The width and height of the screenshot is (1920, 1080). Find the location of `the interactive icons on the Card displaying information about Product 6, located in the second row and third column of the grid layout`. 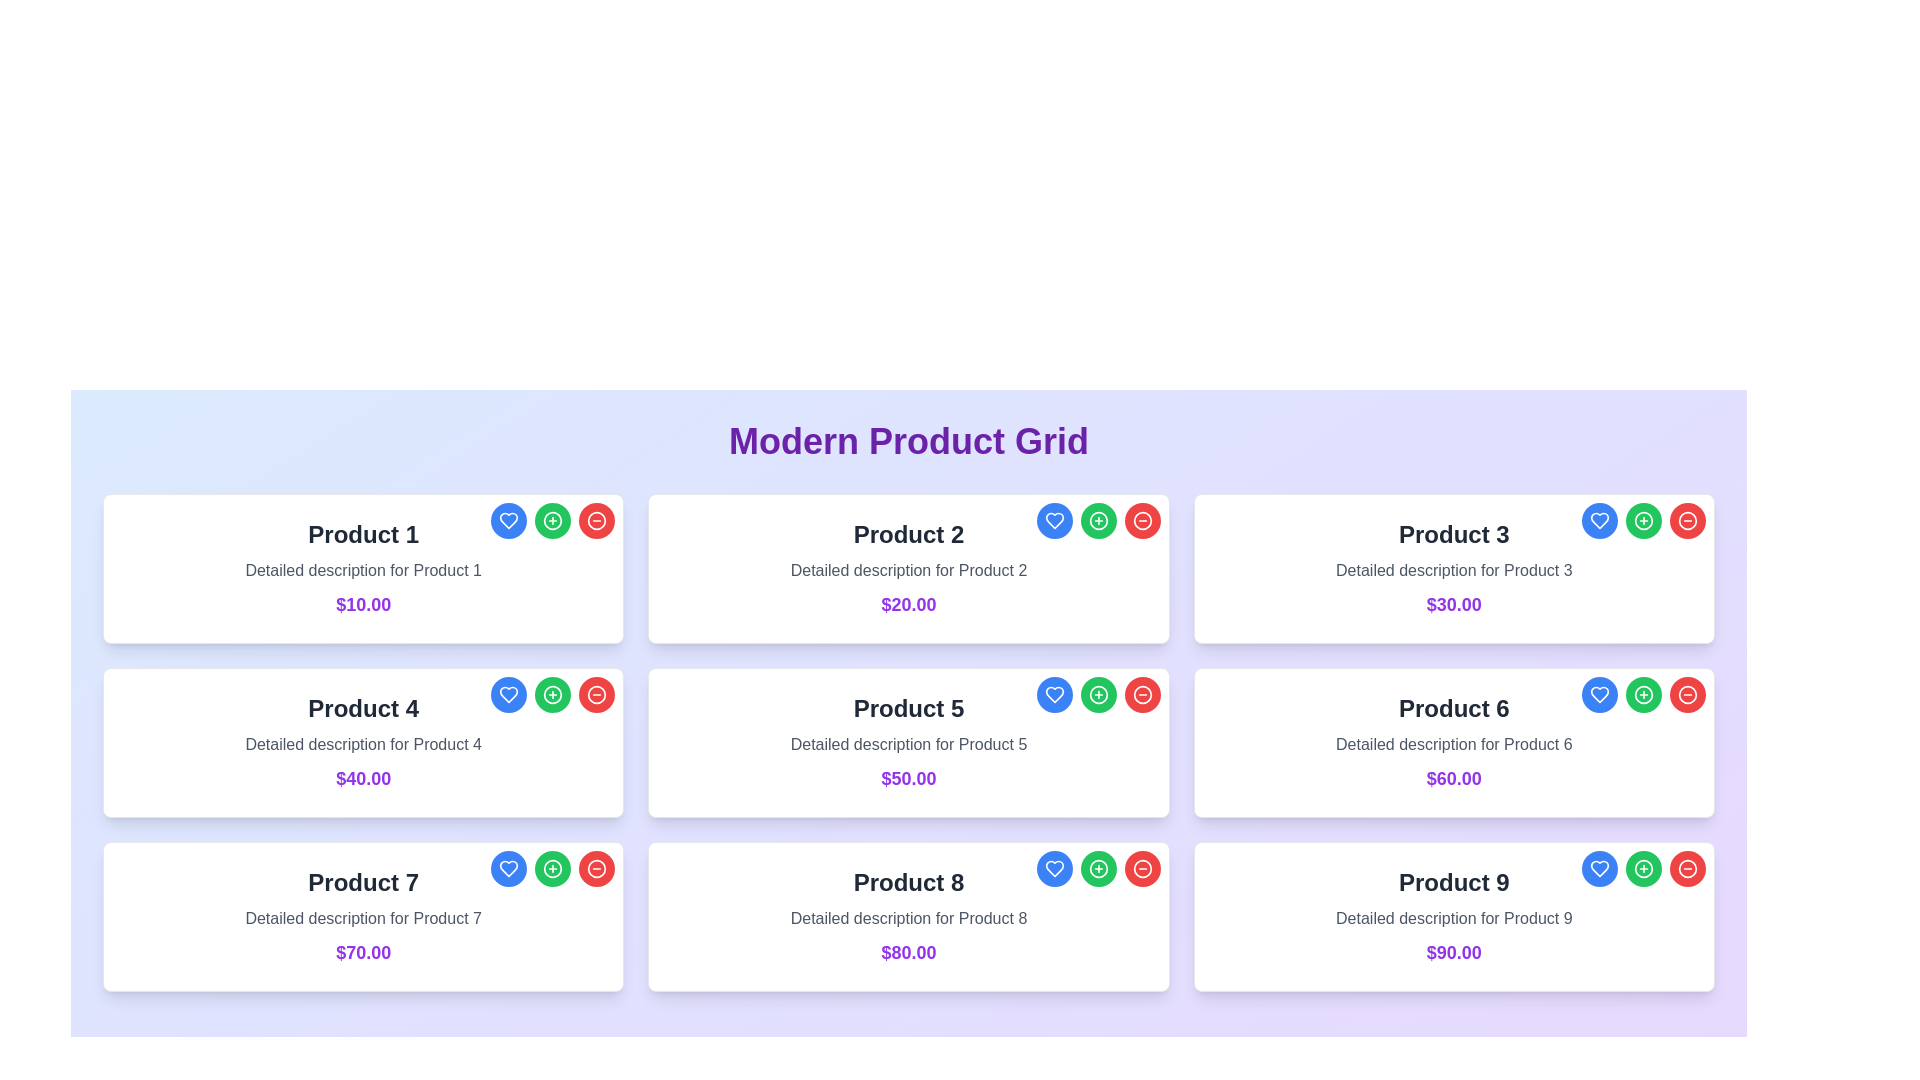

the interactive icons on the Card displaying information about Product 6, located in the second row and third column of the grid layout is located at coordinates (1454, 743).